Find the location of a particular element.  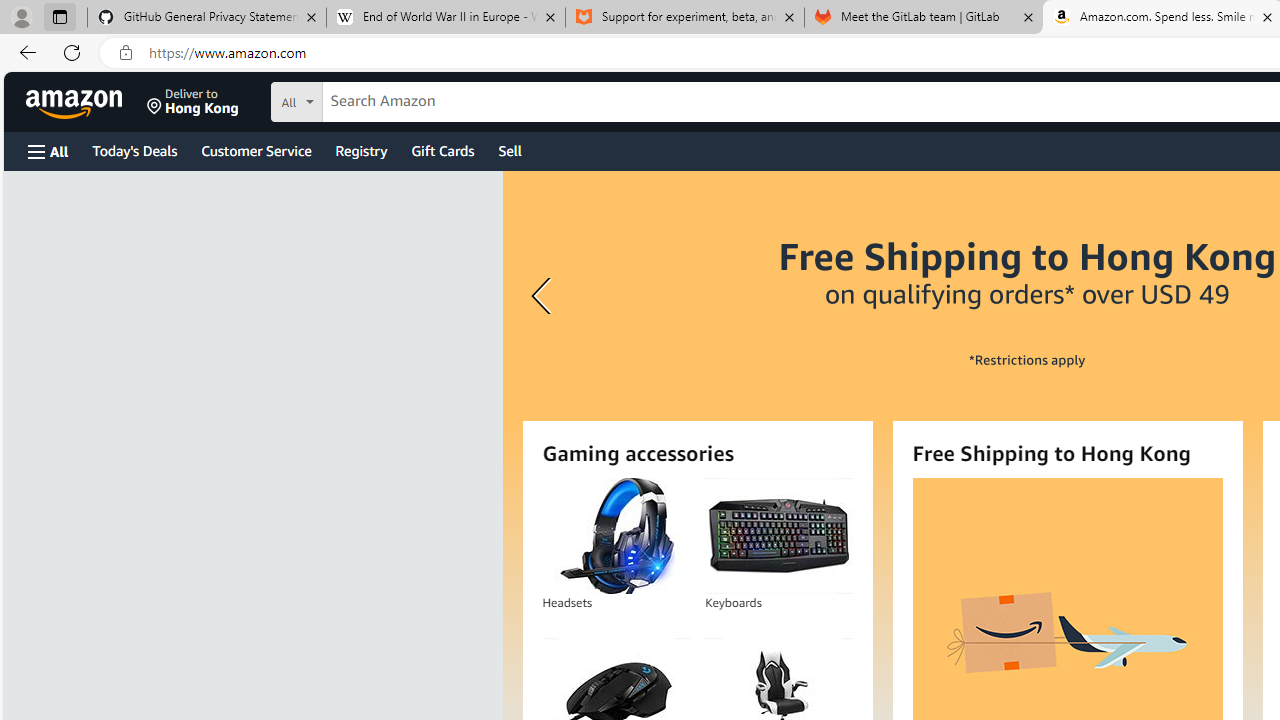

'Amazon' is located at coordinates (76, 101).